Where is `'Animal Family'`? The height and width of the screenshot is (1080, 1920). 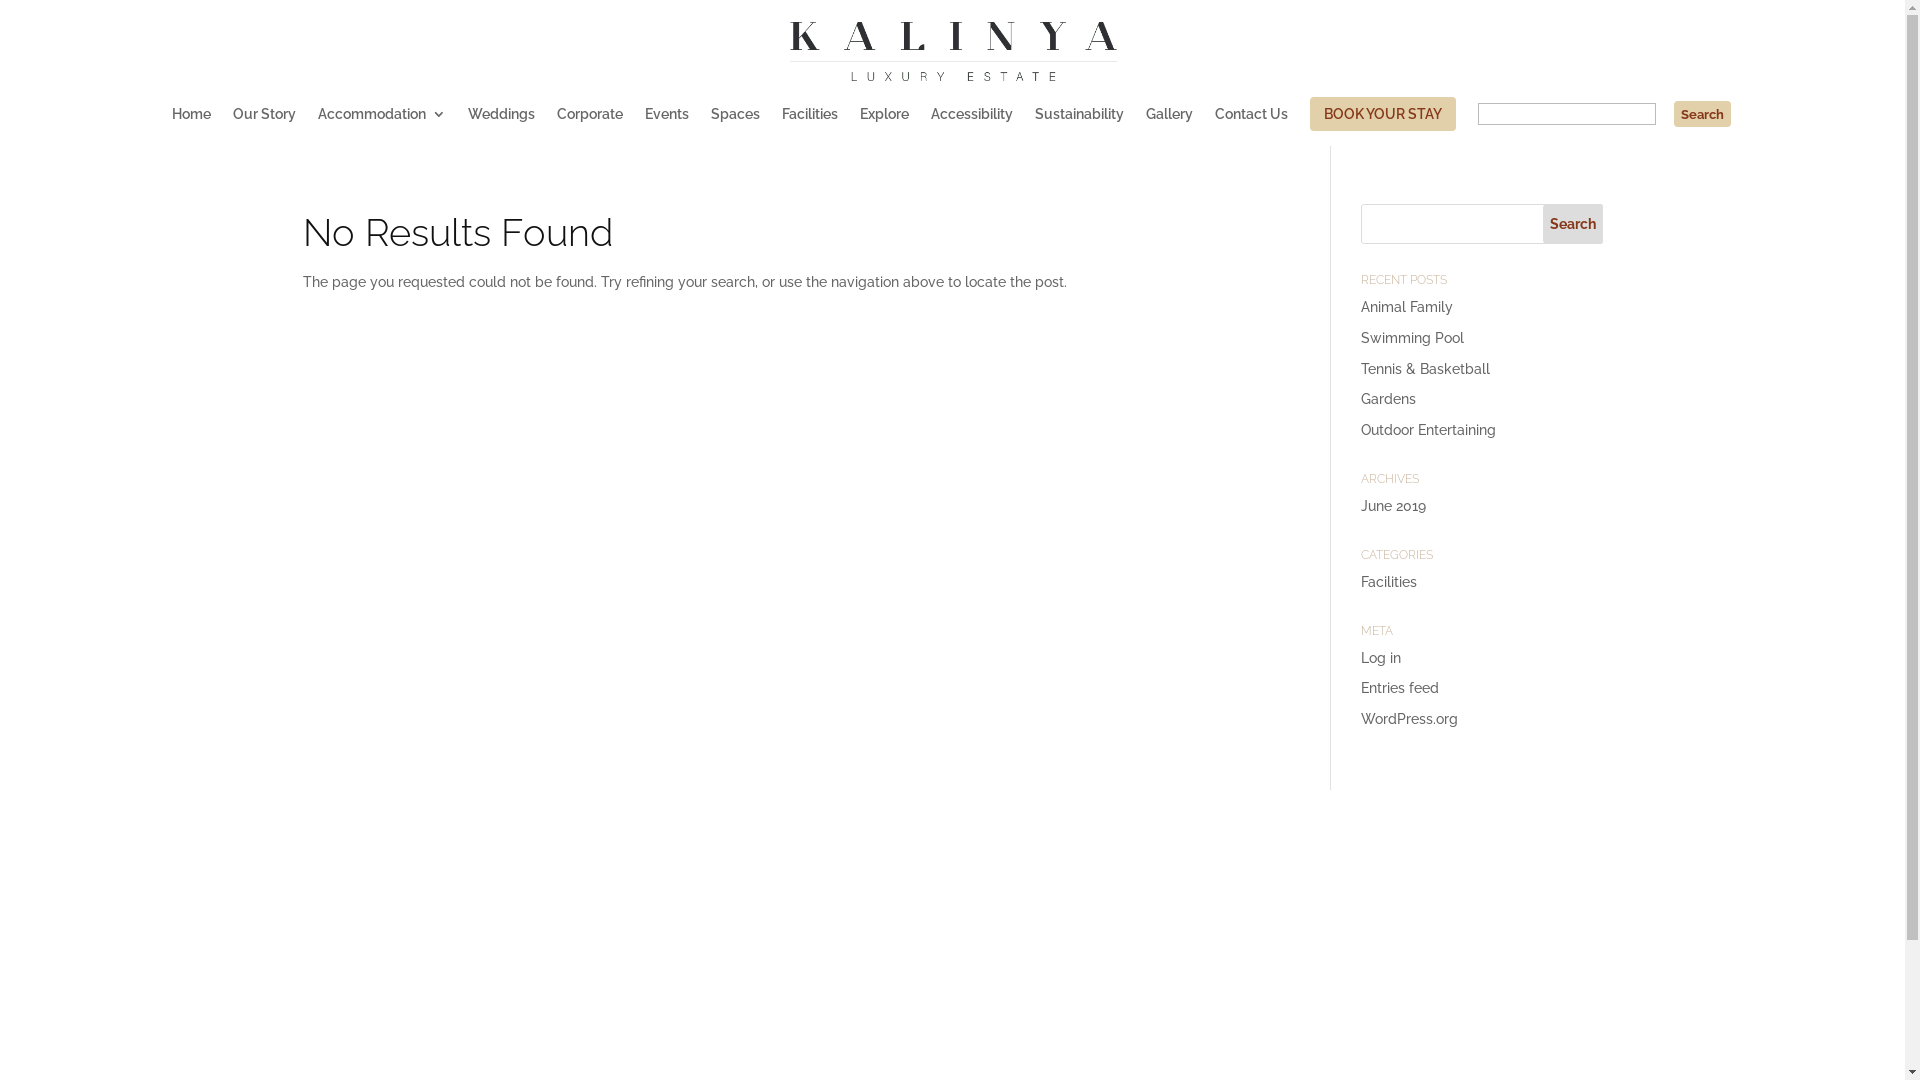
'Animal Family' is located at coordinates (1405, 307).